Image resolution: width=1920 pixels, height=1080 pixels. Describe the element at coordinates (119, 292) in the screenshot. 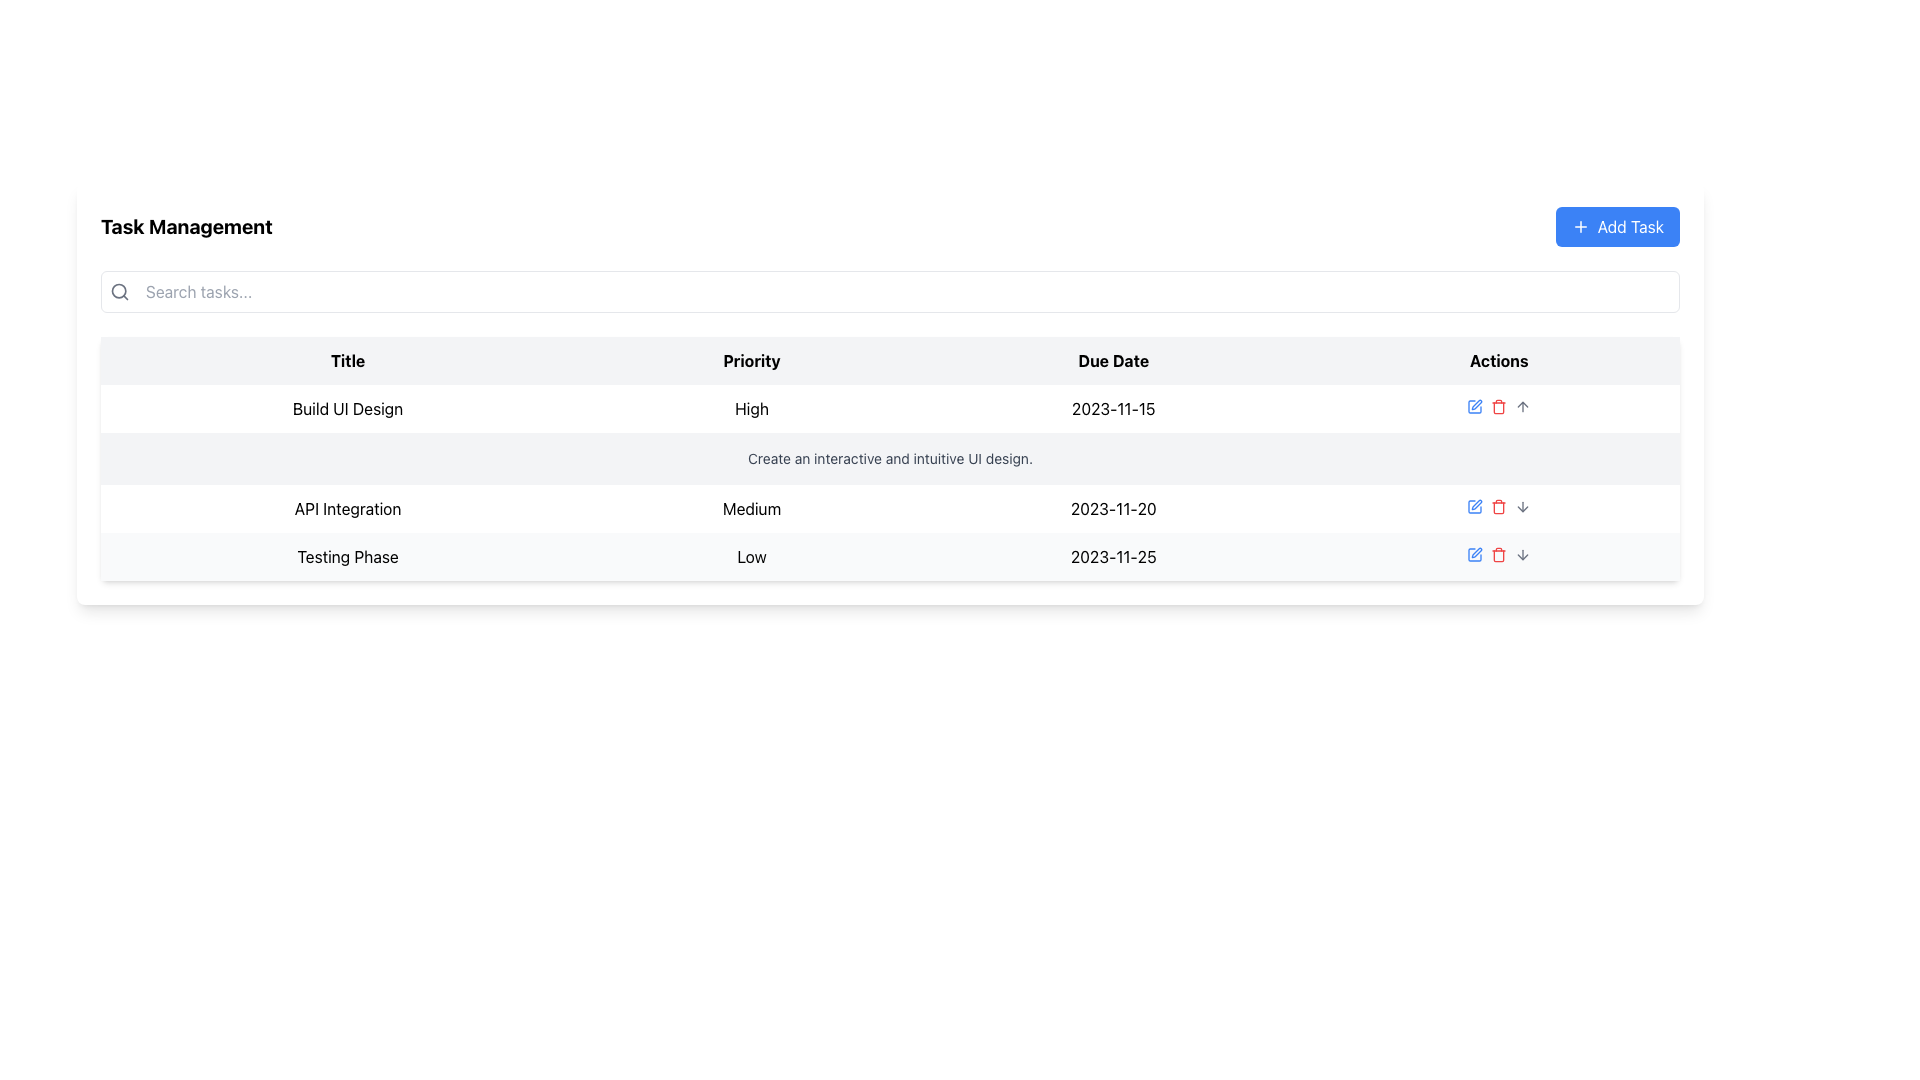

I see `the magnifying glass icon, which is styled with a gray outline and positioned on a white background` at that location.